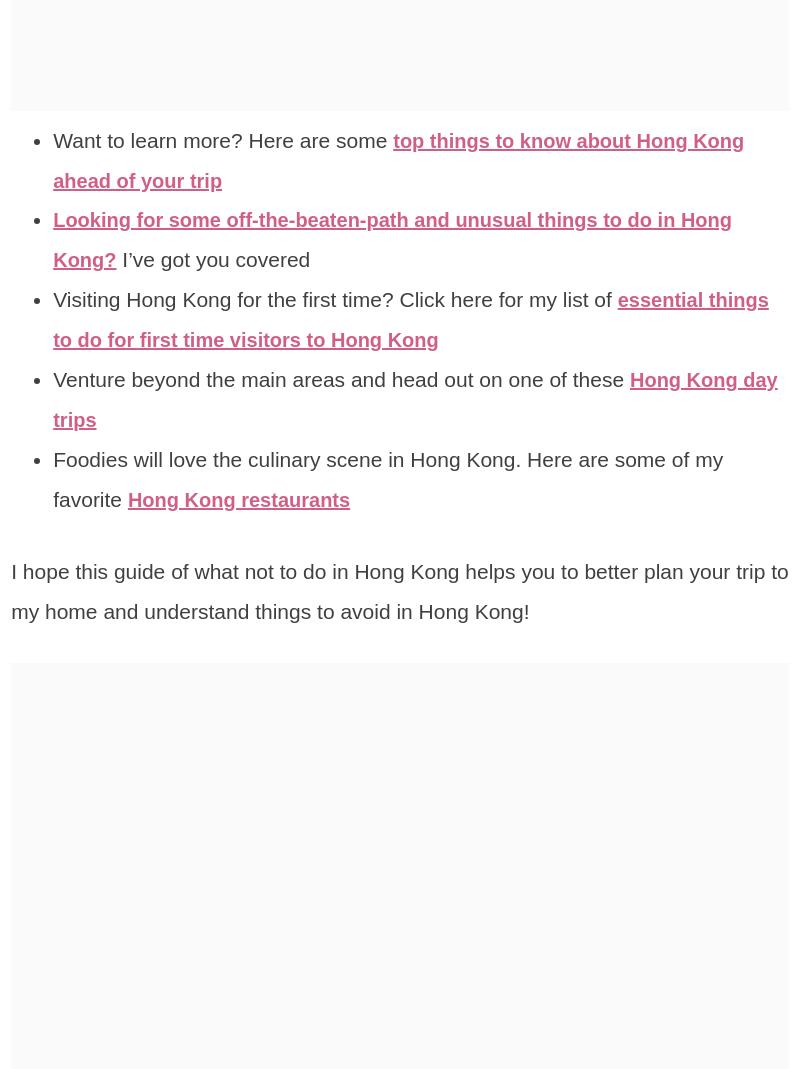 This screenshot has height=1069, width=800. What do you see at coordinates (387, 477) in the screenshot?
I see `'Foodies will love the culinary scene in Hong Kong. Here are some of my favorite'` at bounding box center [387, 477].